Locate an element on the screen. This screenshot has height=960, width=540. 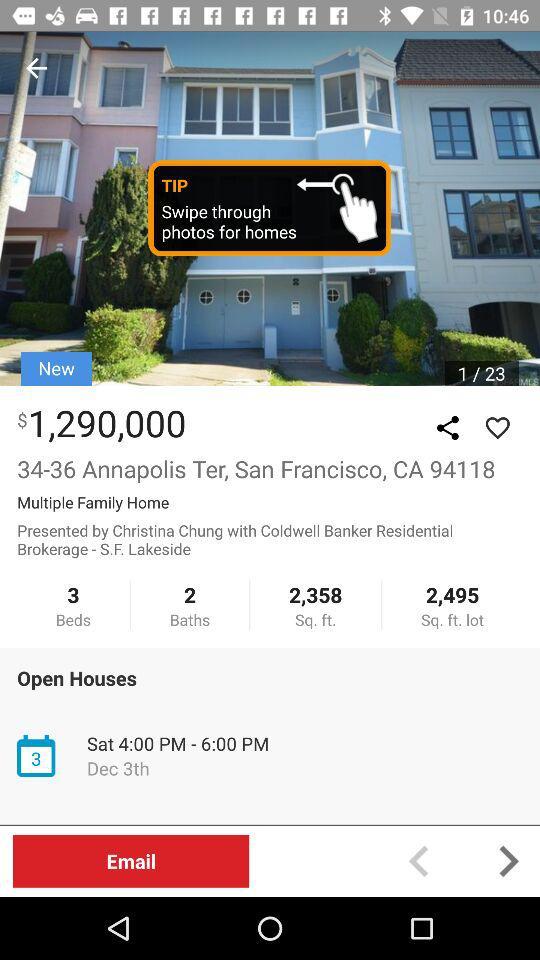
favorite is located at coordinates (496, 428).